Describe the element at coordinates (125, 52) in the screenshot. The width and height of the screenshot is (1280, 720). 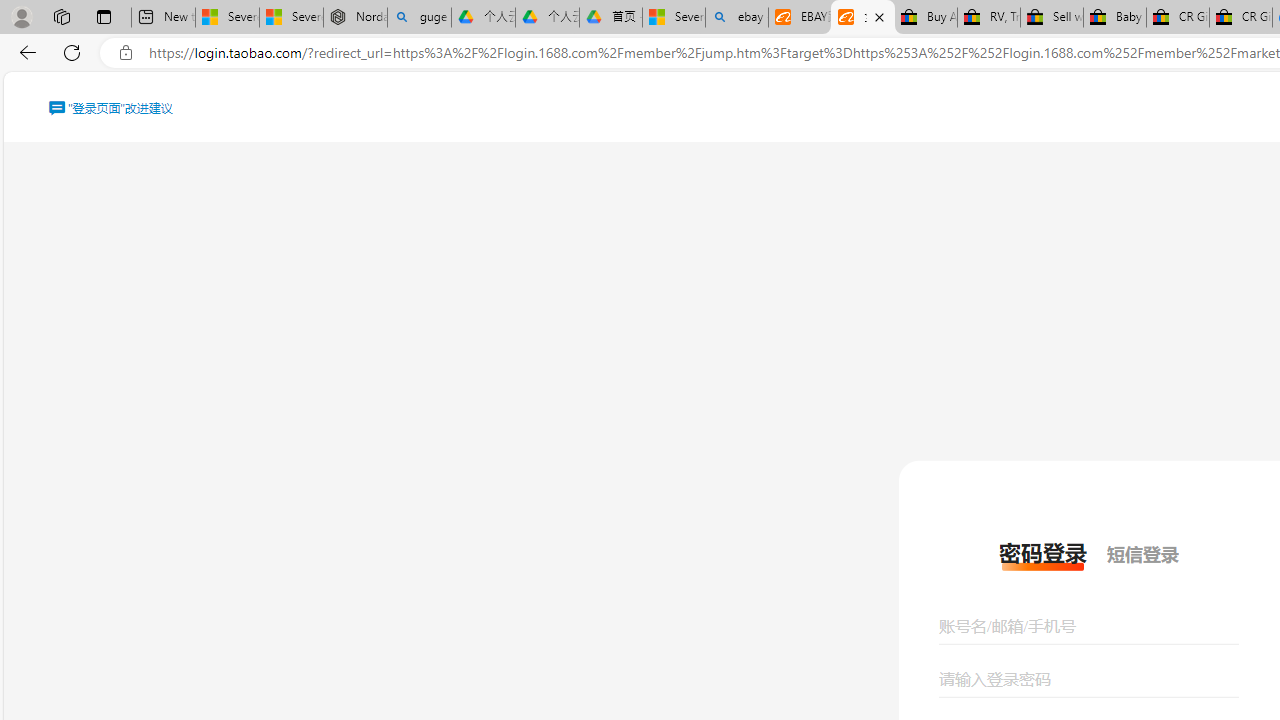
I see `'View site information'` at that location.